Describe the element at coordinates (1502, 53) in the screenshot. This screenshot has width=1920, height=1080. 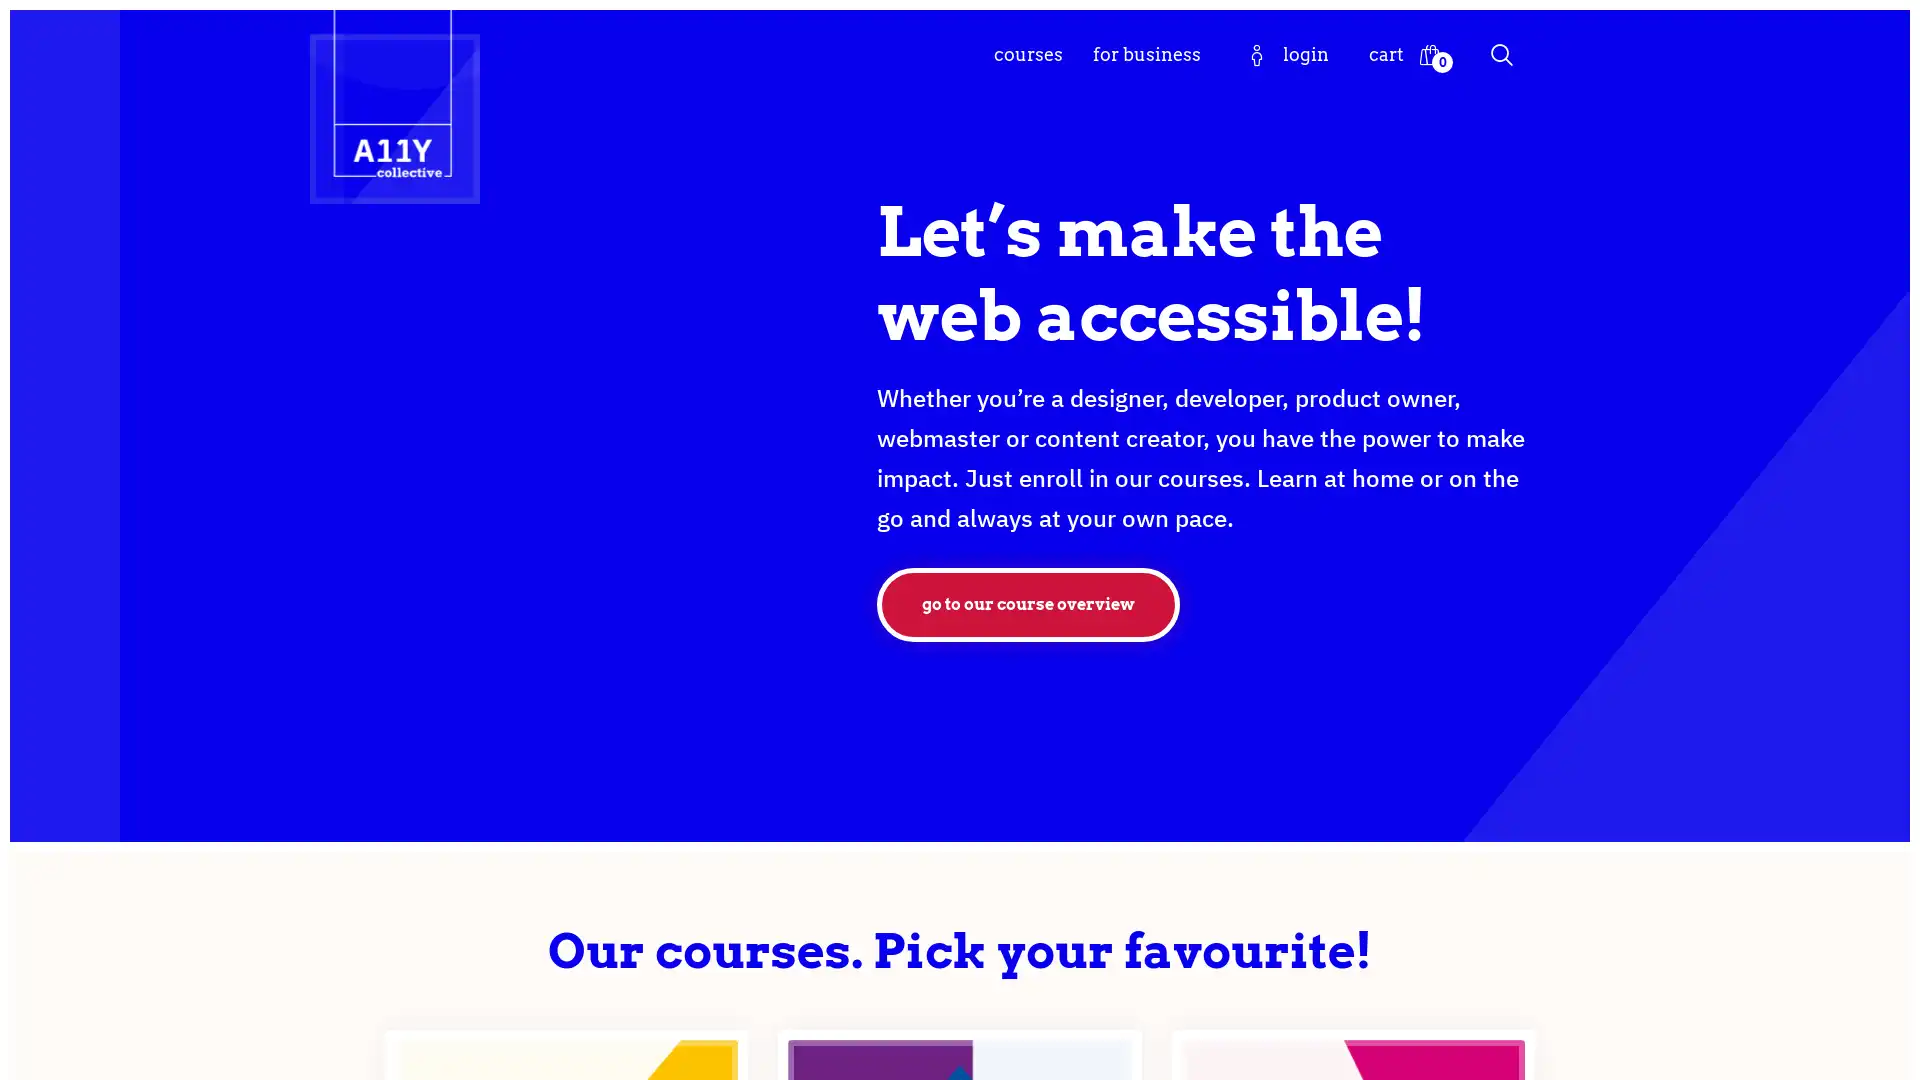
I see `Search` at that location.